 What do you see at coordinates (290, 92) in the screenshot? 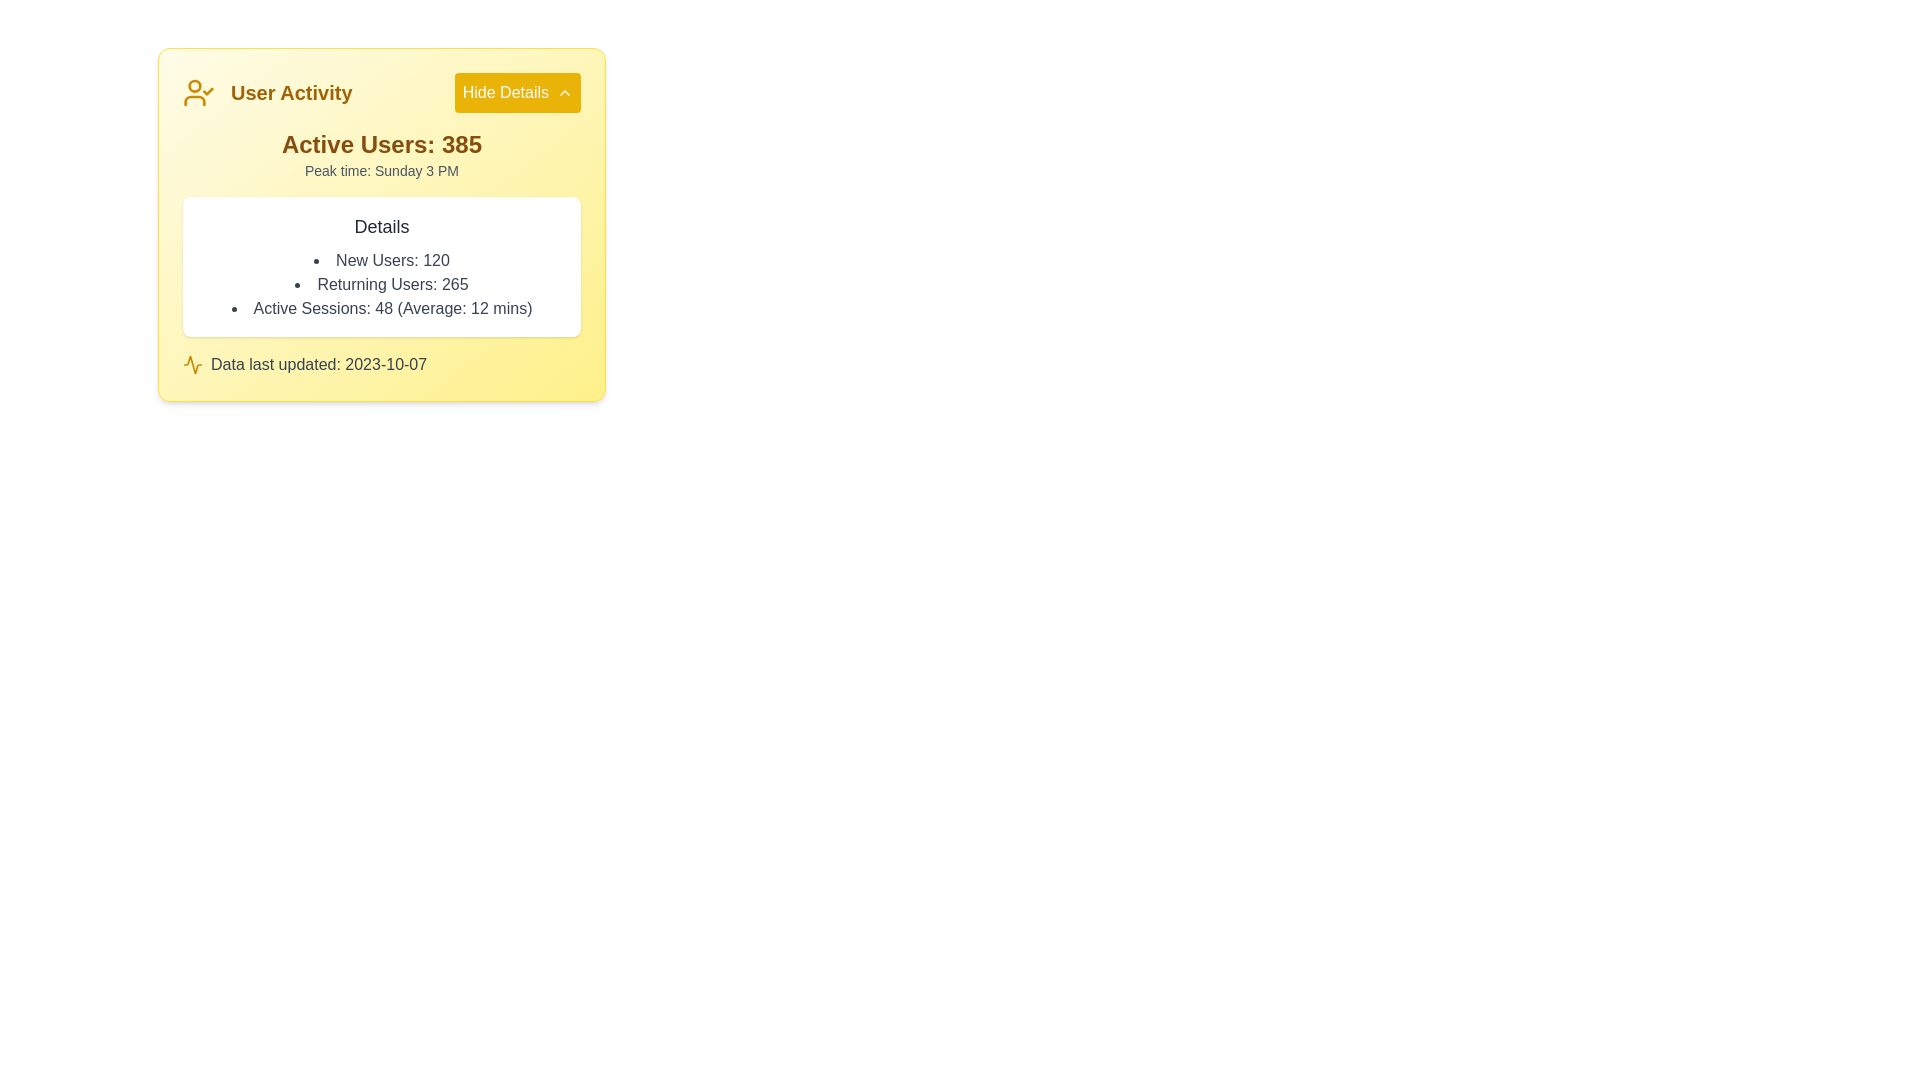
I see `bold text label 'User Activity' which is prominently displayed in yellow color, located near the top-left corner of a yellow panel, adjacent to a person icon with a checkmark and to the left of the 'Hide Details' button` at bounding box center [290, 92].